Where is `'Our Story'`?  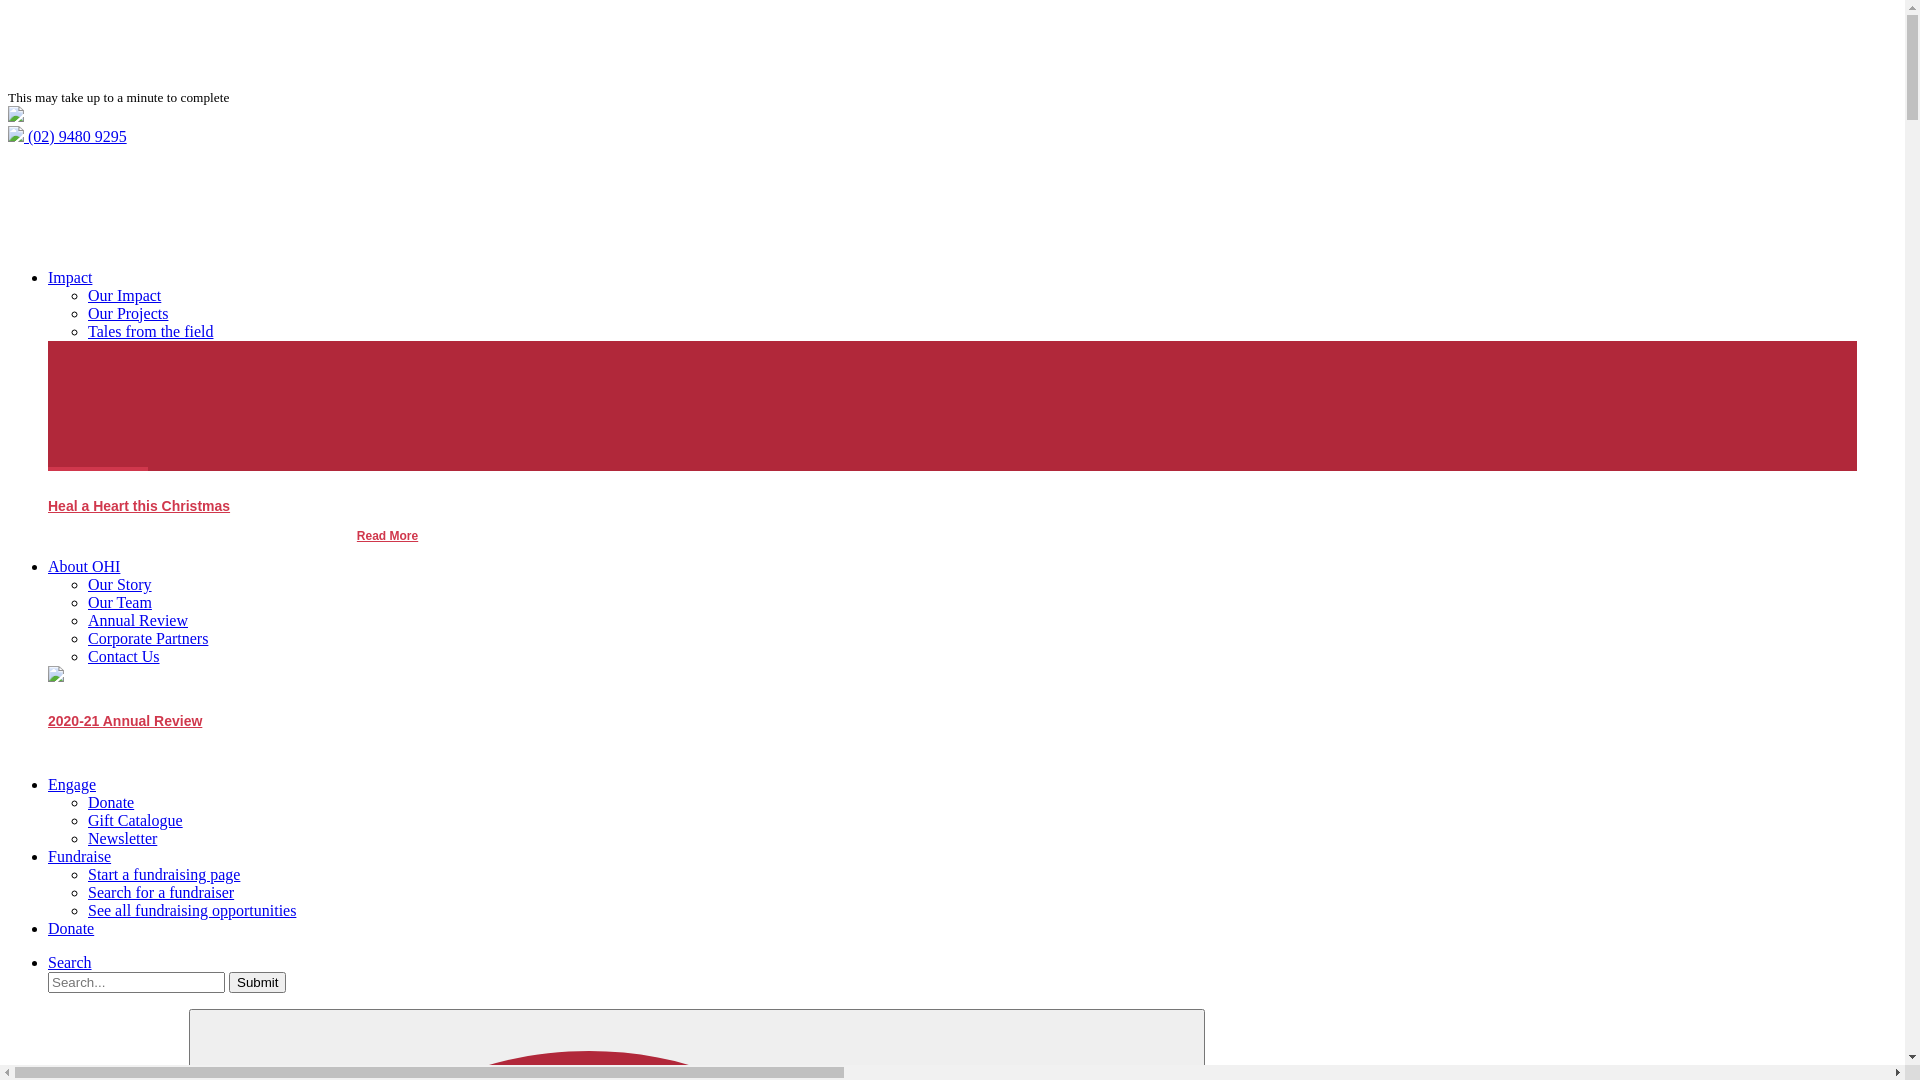 'Our Story' is located at coordinates (119, 584).